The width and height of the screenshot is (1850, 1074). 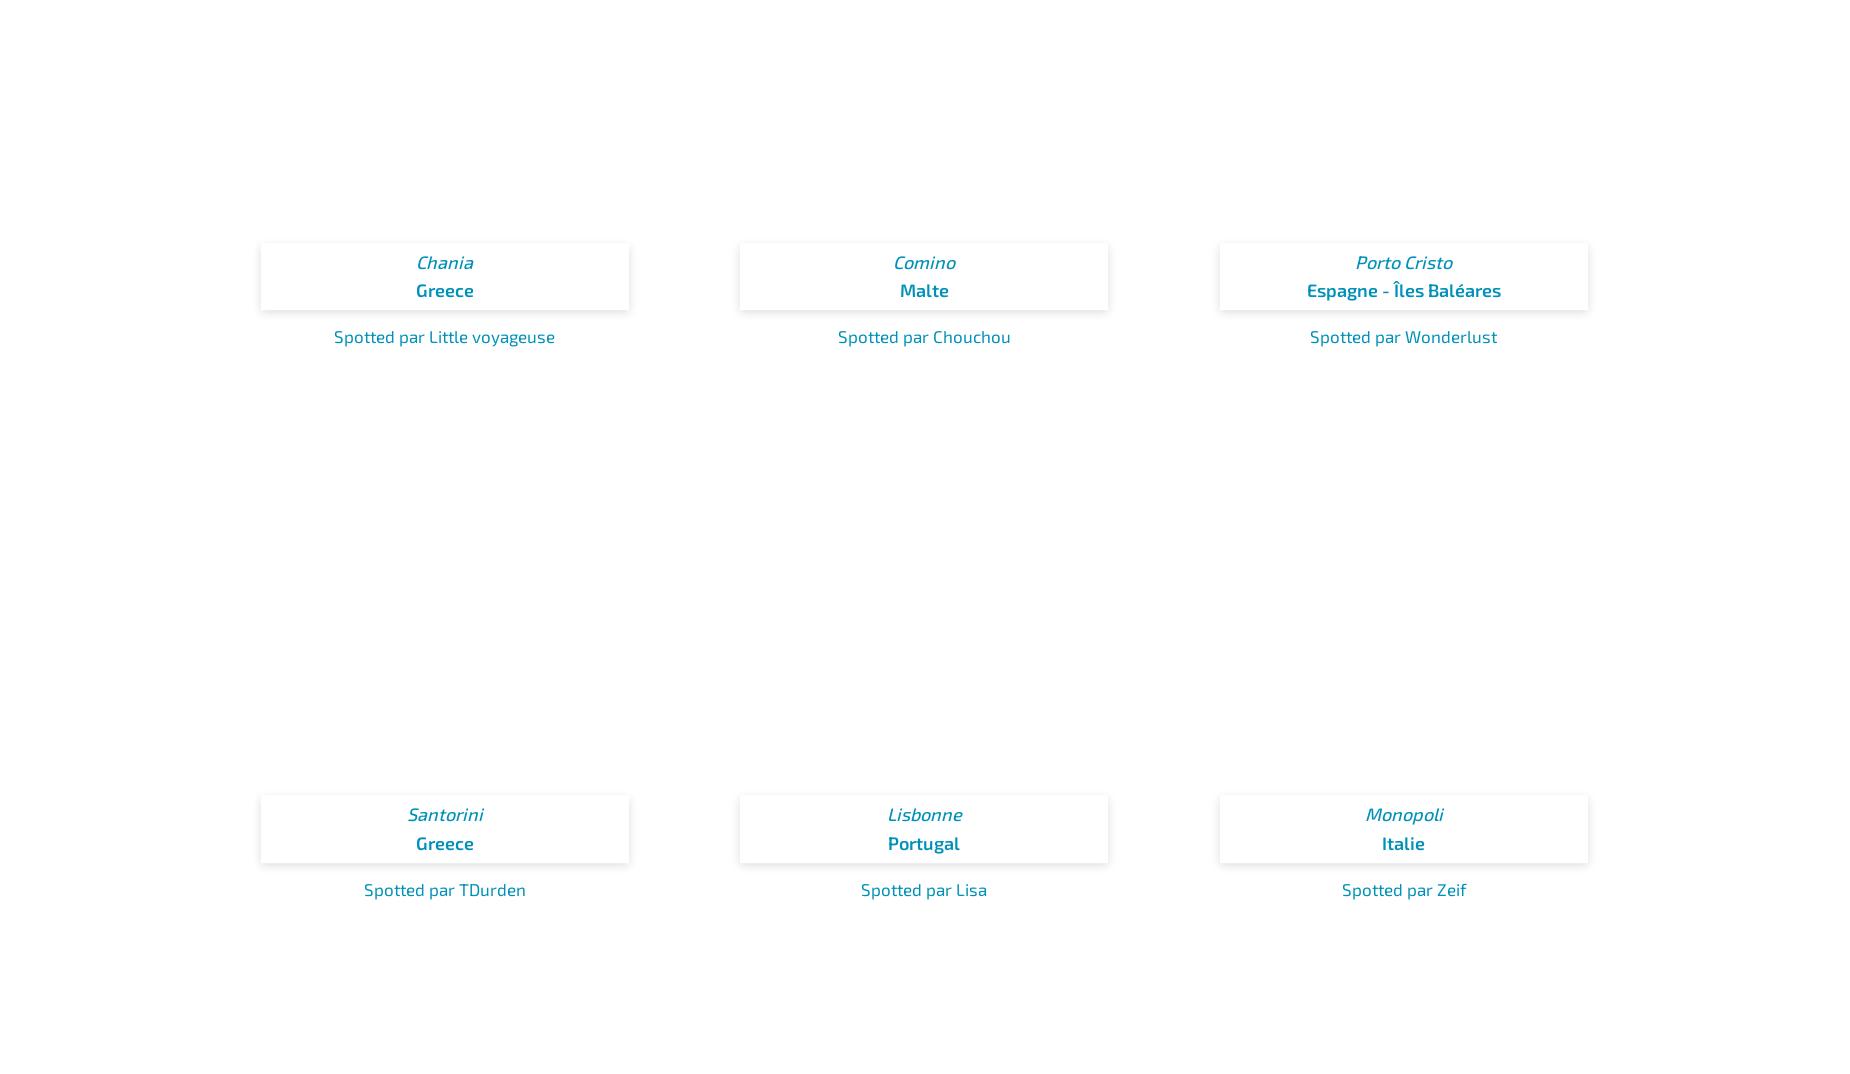 What do you see at coordinates (888, 842) in the screenshot?
I see `'Portugal'` at bounding box center [888, 842].